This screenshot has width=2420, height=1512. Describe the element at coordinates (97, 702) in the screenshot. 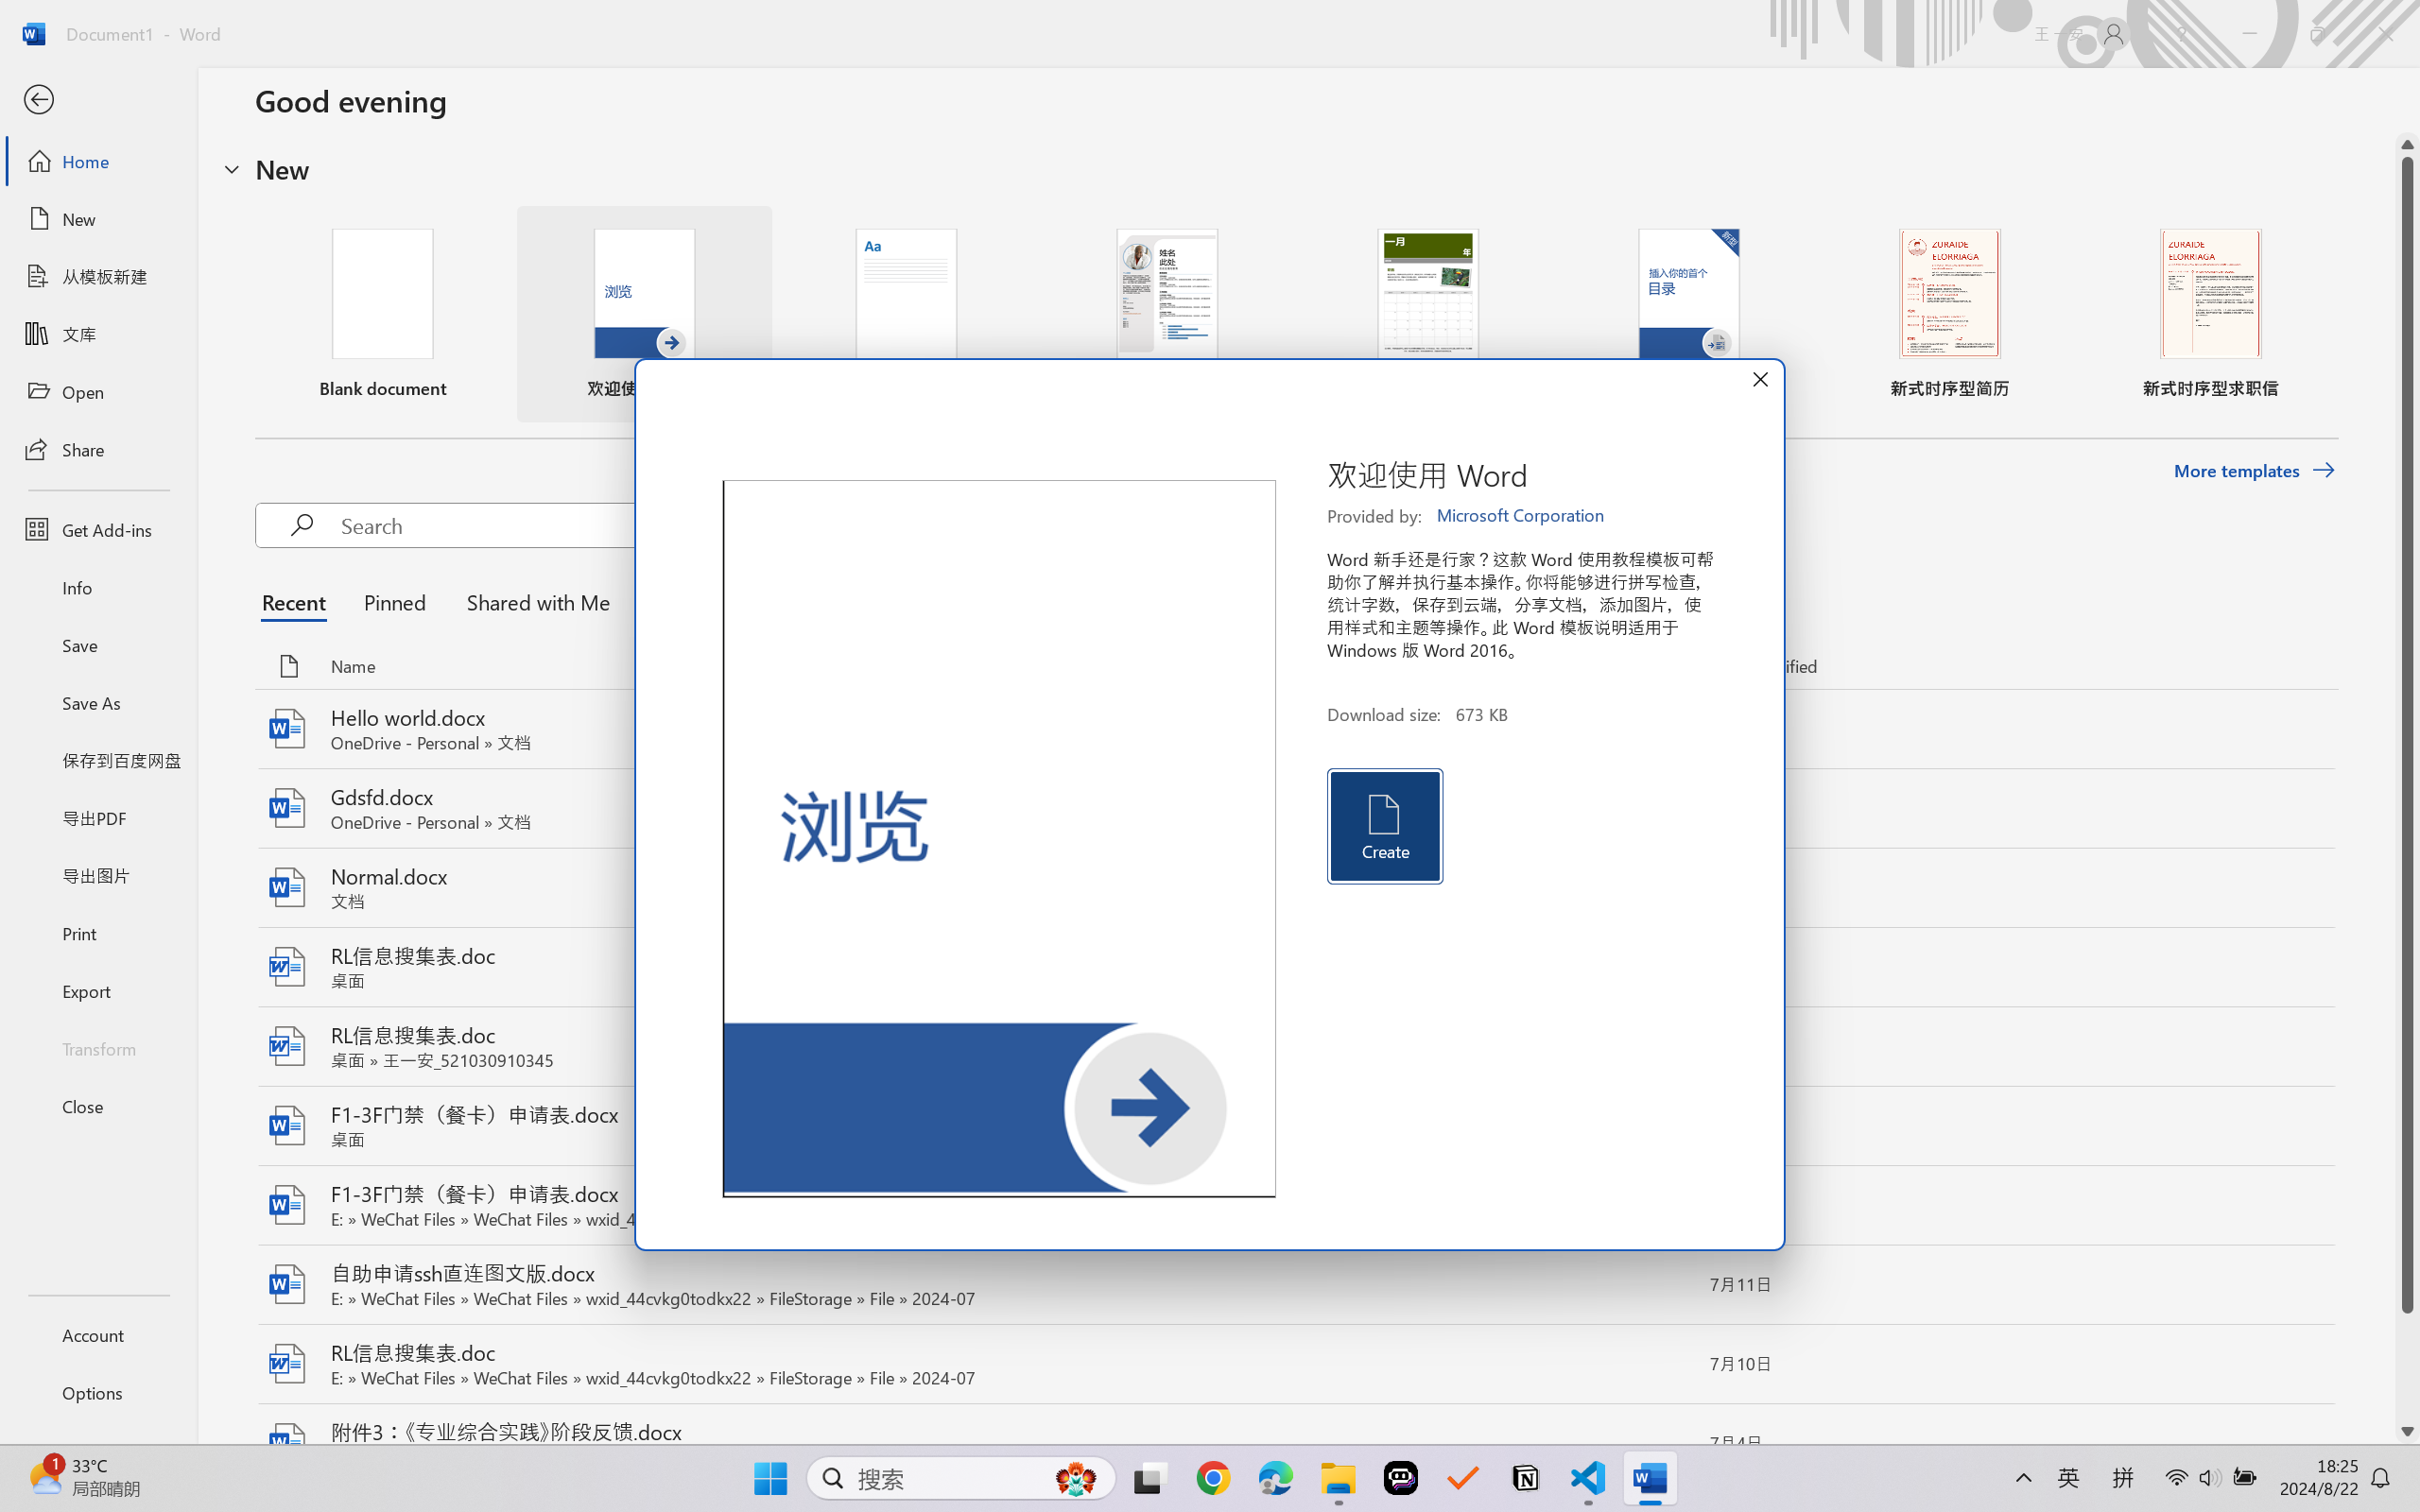

I see `'Save As'` at that location.